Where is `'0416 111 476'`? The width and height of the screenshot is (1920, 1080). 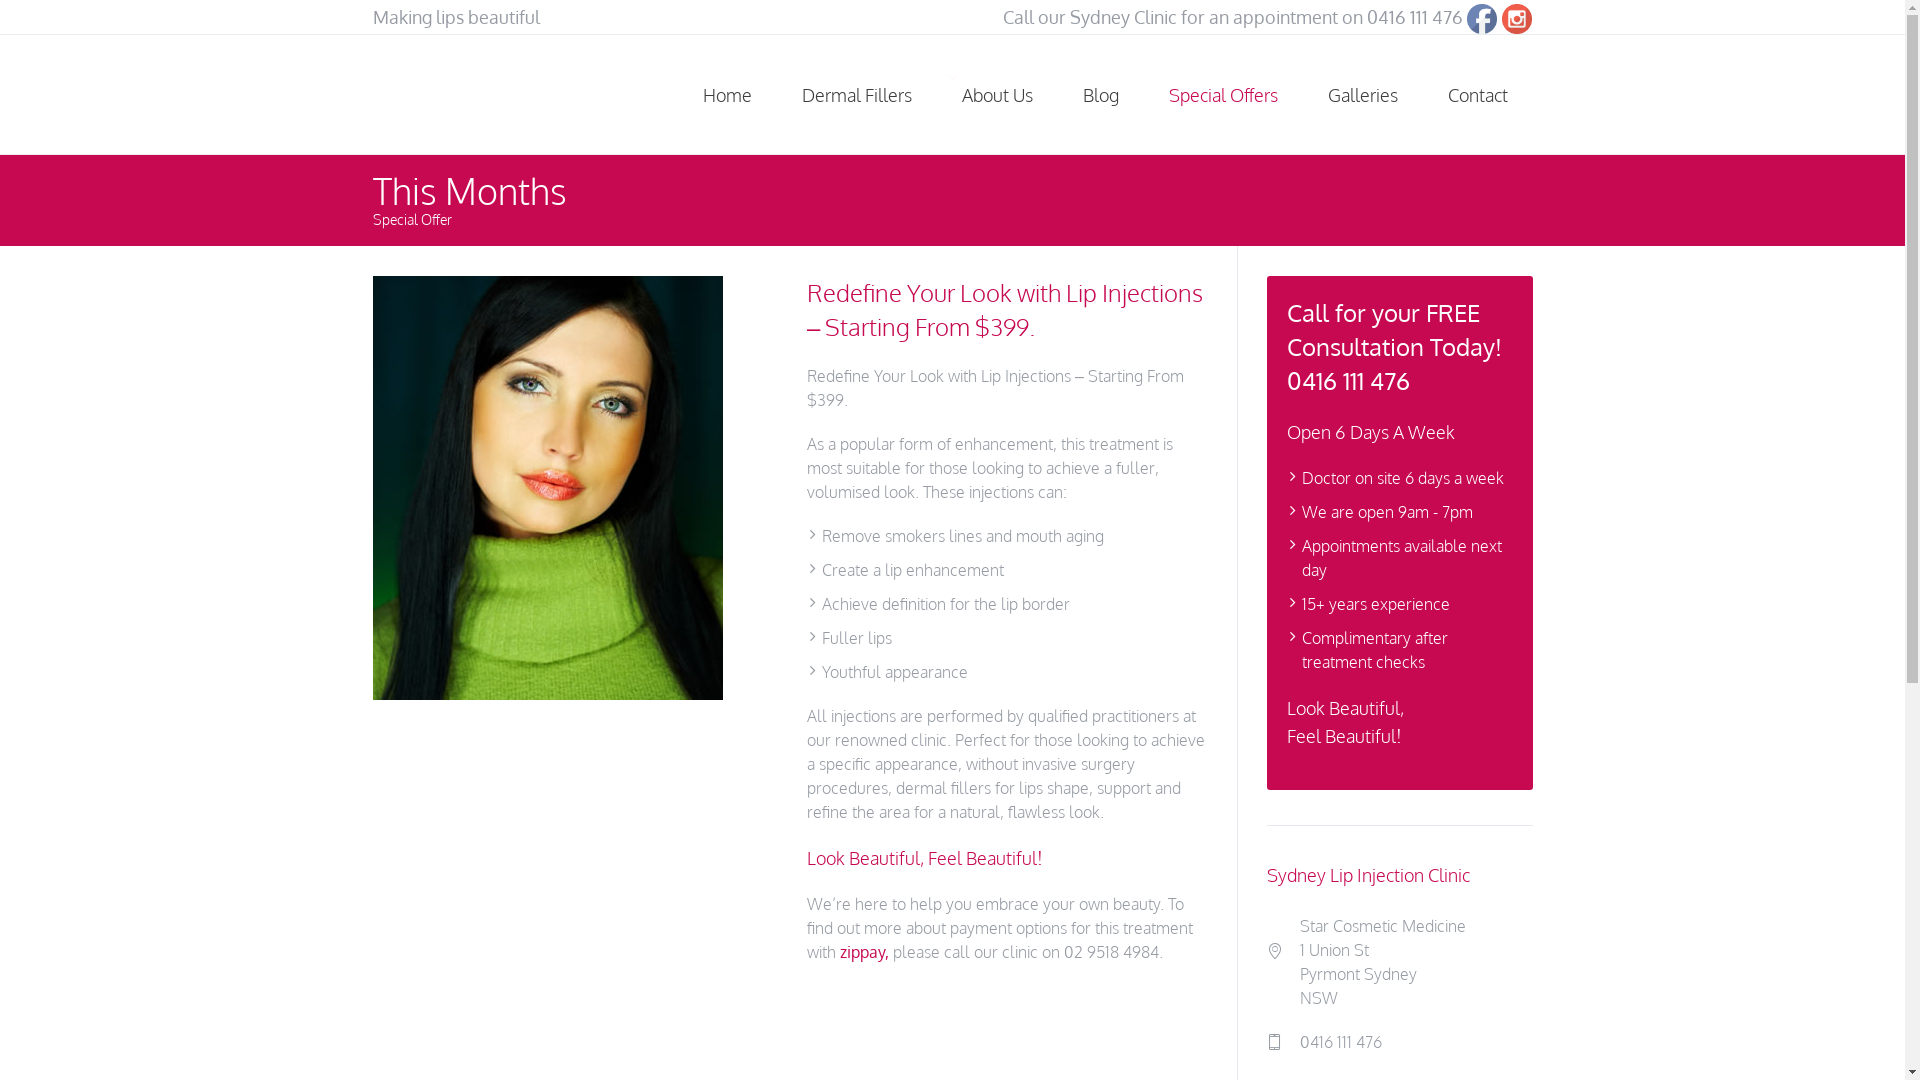 '0416 111 476' is located at coordinates (1414, 16).